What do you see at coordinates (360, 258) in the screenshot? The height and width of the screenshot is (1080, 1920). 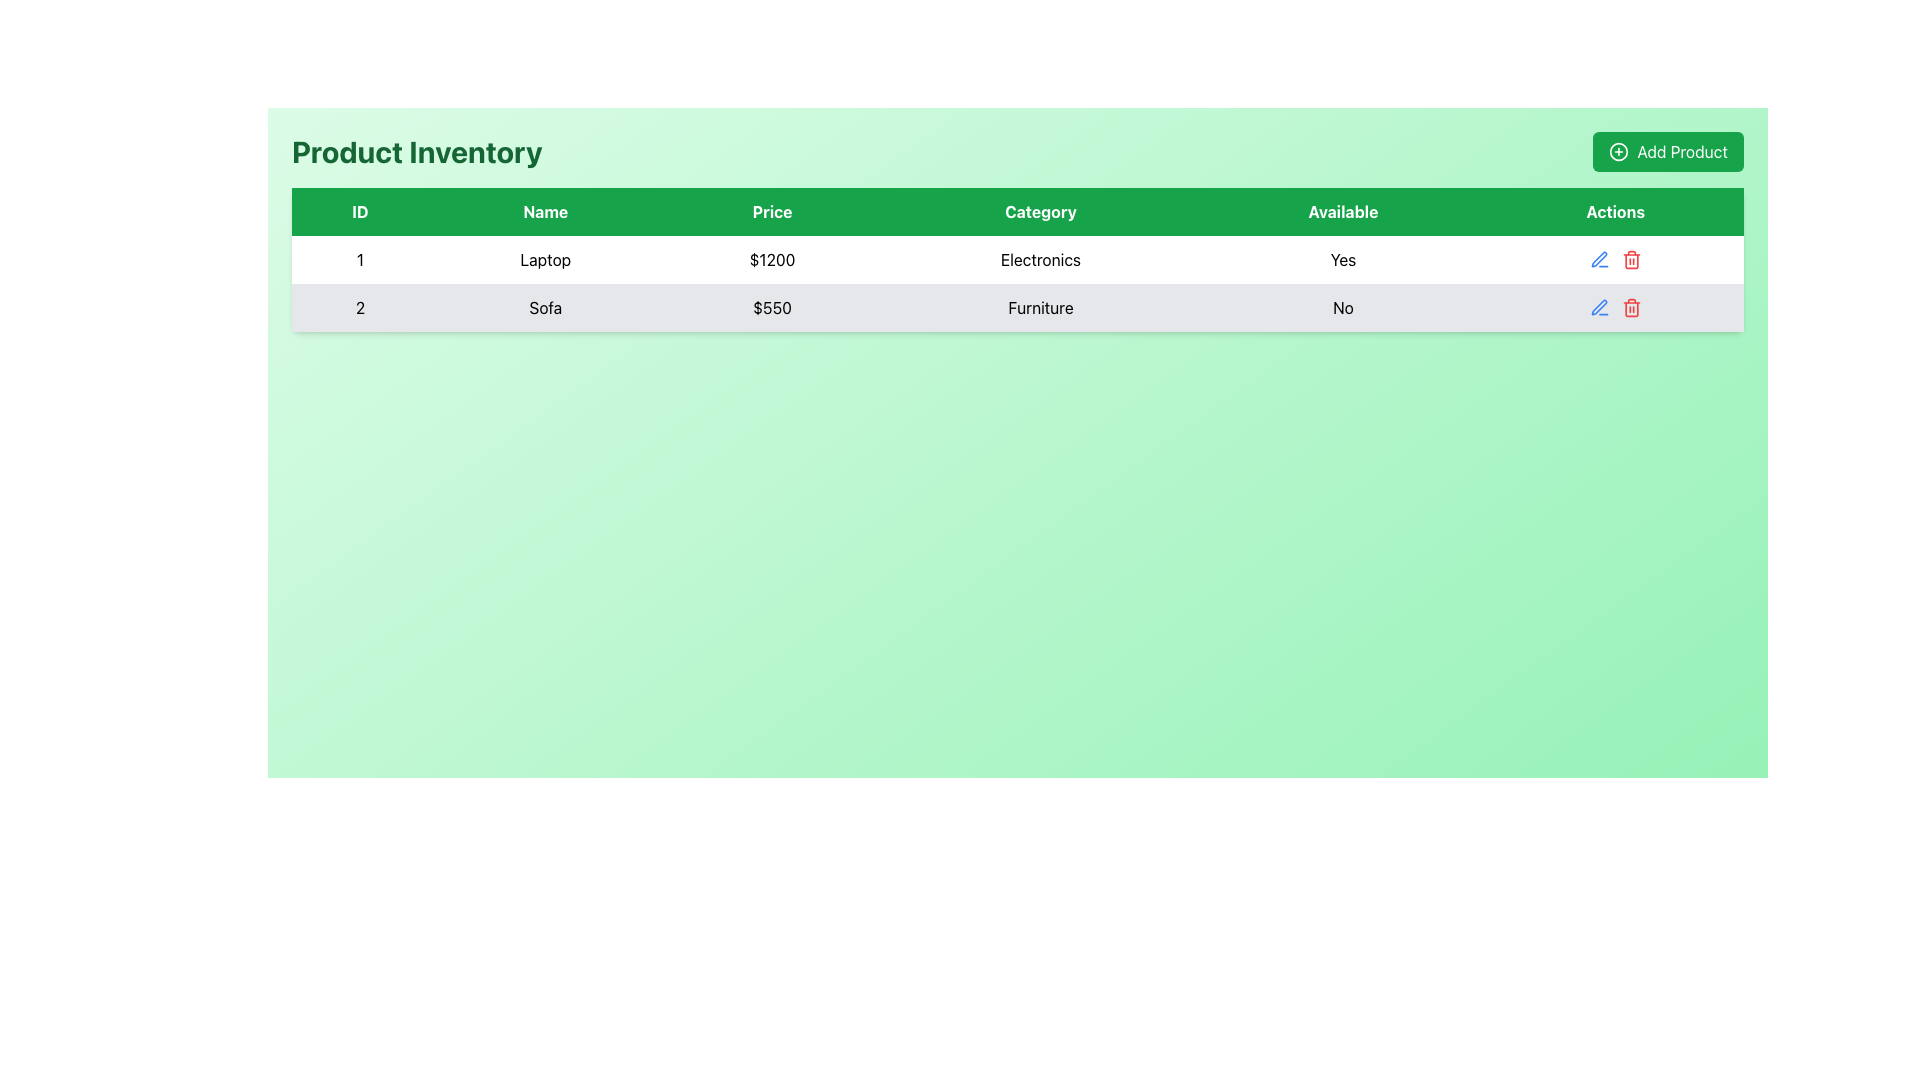 I see `the text display element representing the unique identifier for the first item in the product inventory, located in the first column of the first row under the 'ID' header` at bounding box center [360, 258].